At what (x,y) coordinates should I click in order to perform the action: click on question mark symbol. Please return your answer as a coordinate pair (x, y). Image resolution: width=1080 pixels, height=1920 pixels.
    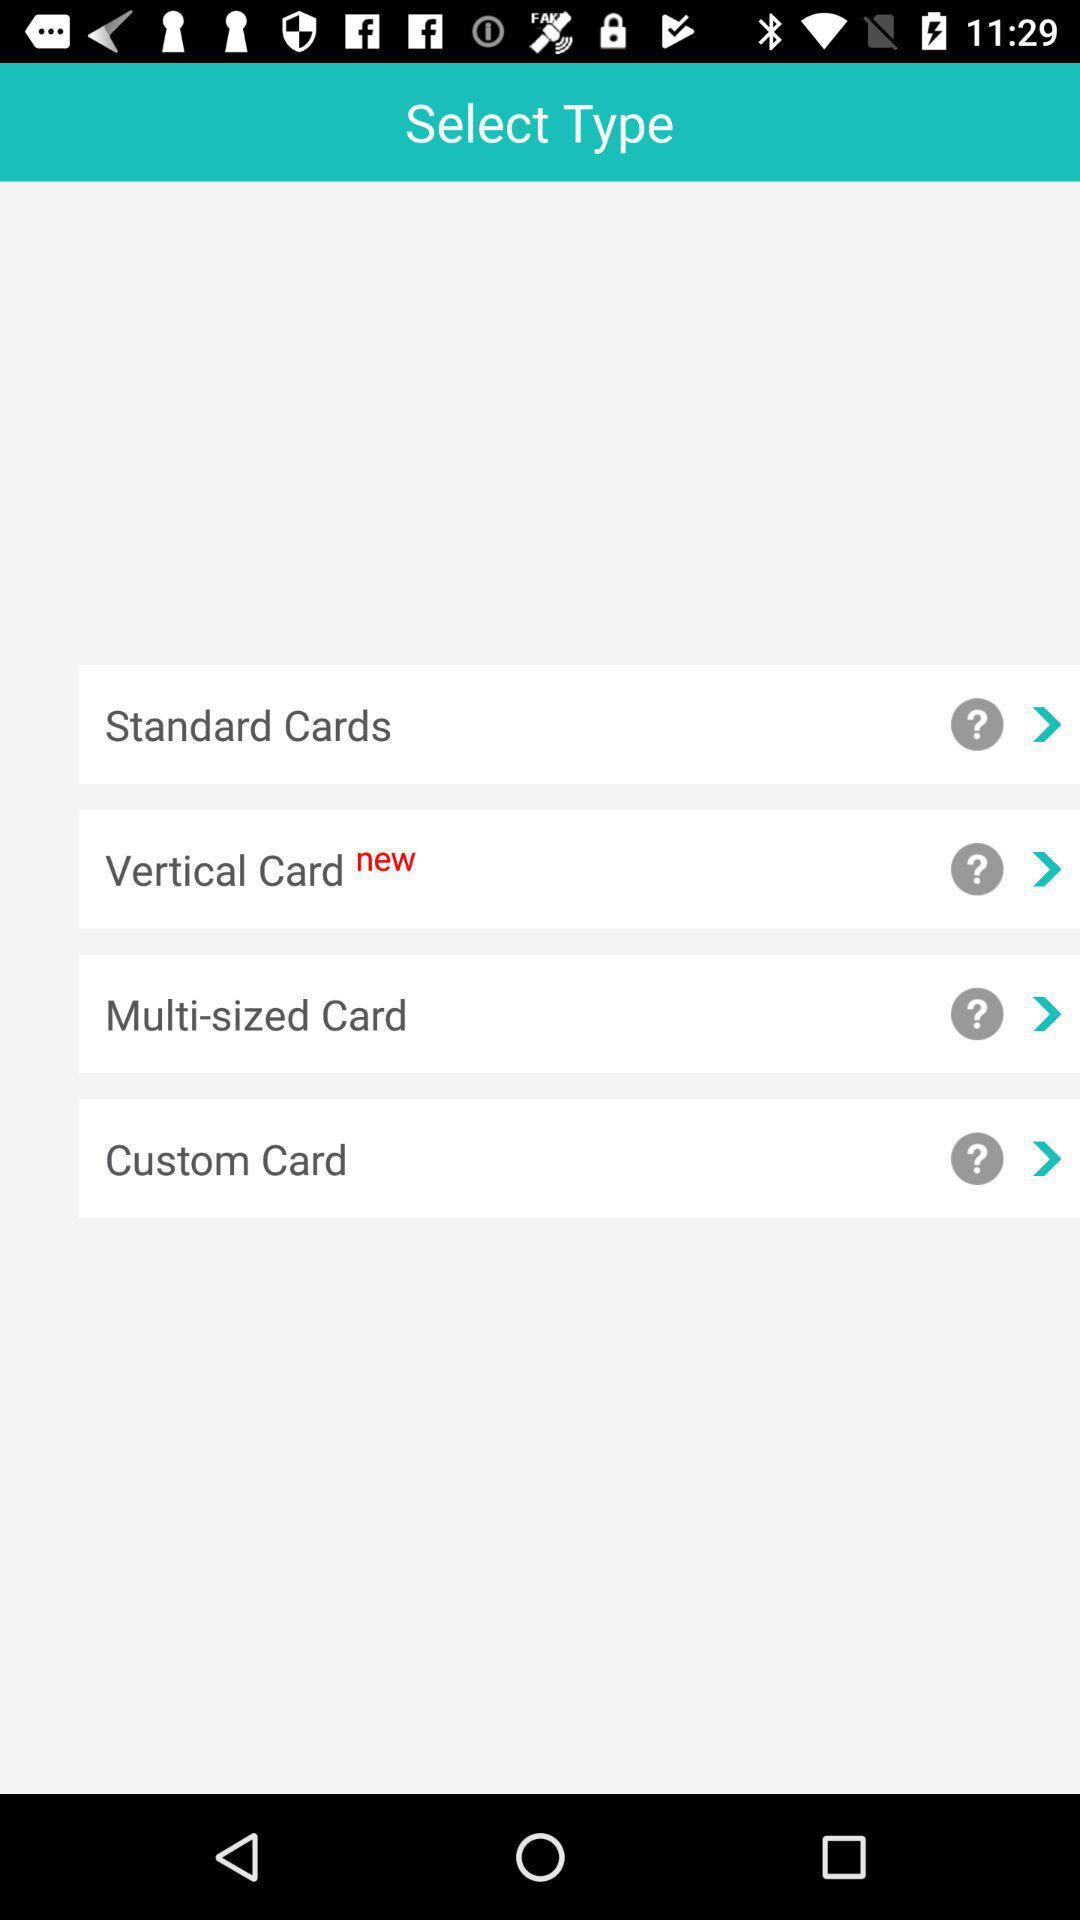
    Looking at the image, I should click on (976, 1158).